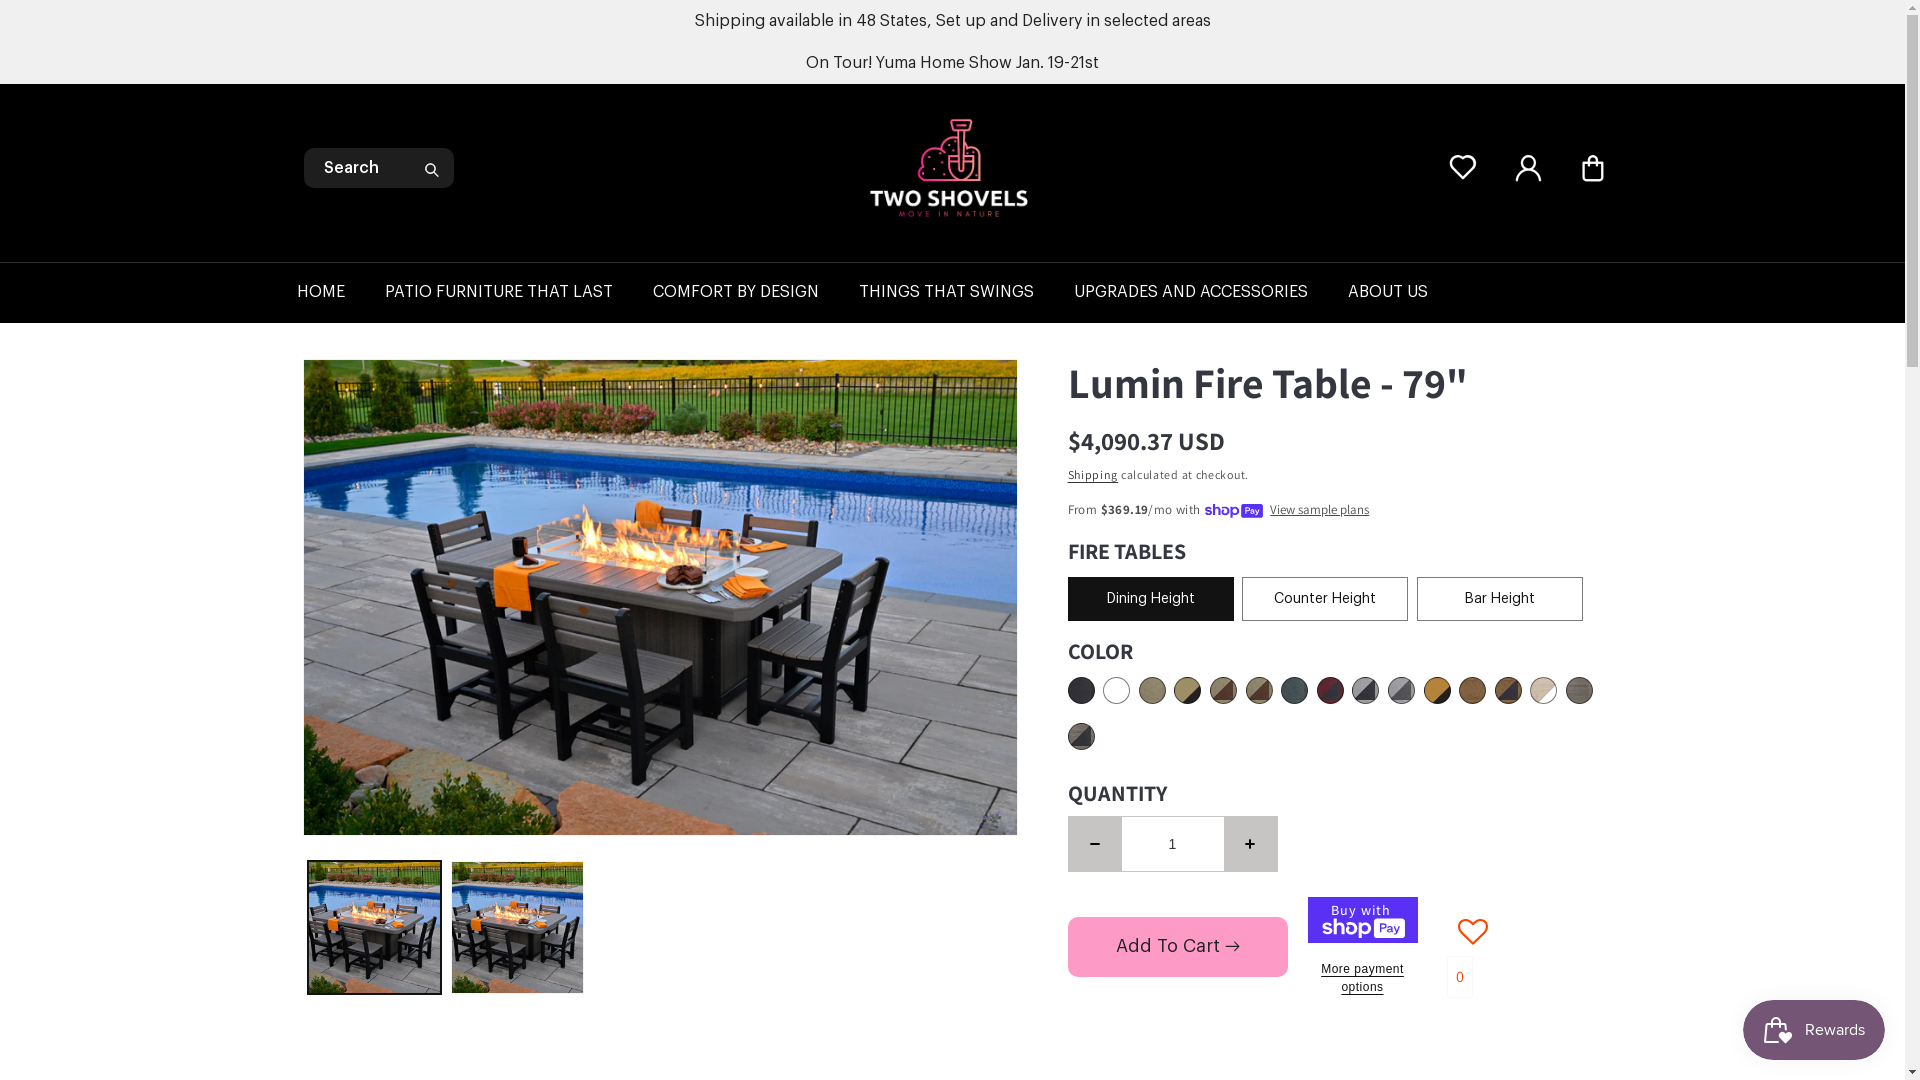  Describe the element at coordinates (1814, 1029) in the screenshot. I see `'Smile.io Rewards Program Launcher'` at that location.